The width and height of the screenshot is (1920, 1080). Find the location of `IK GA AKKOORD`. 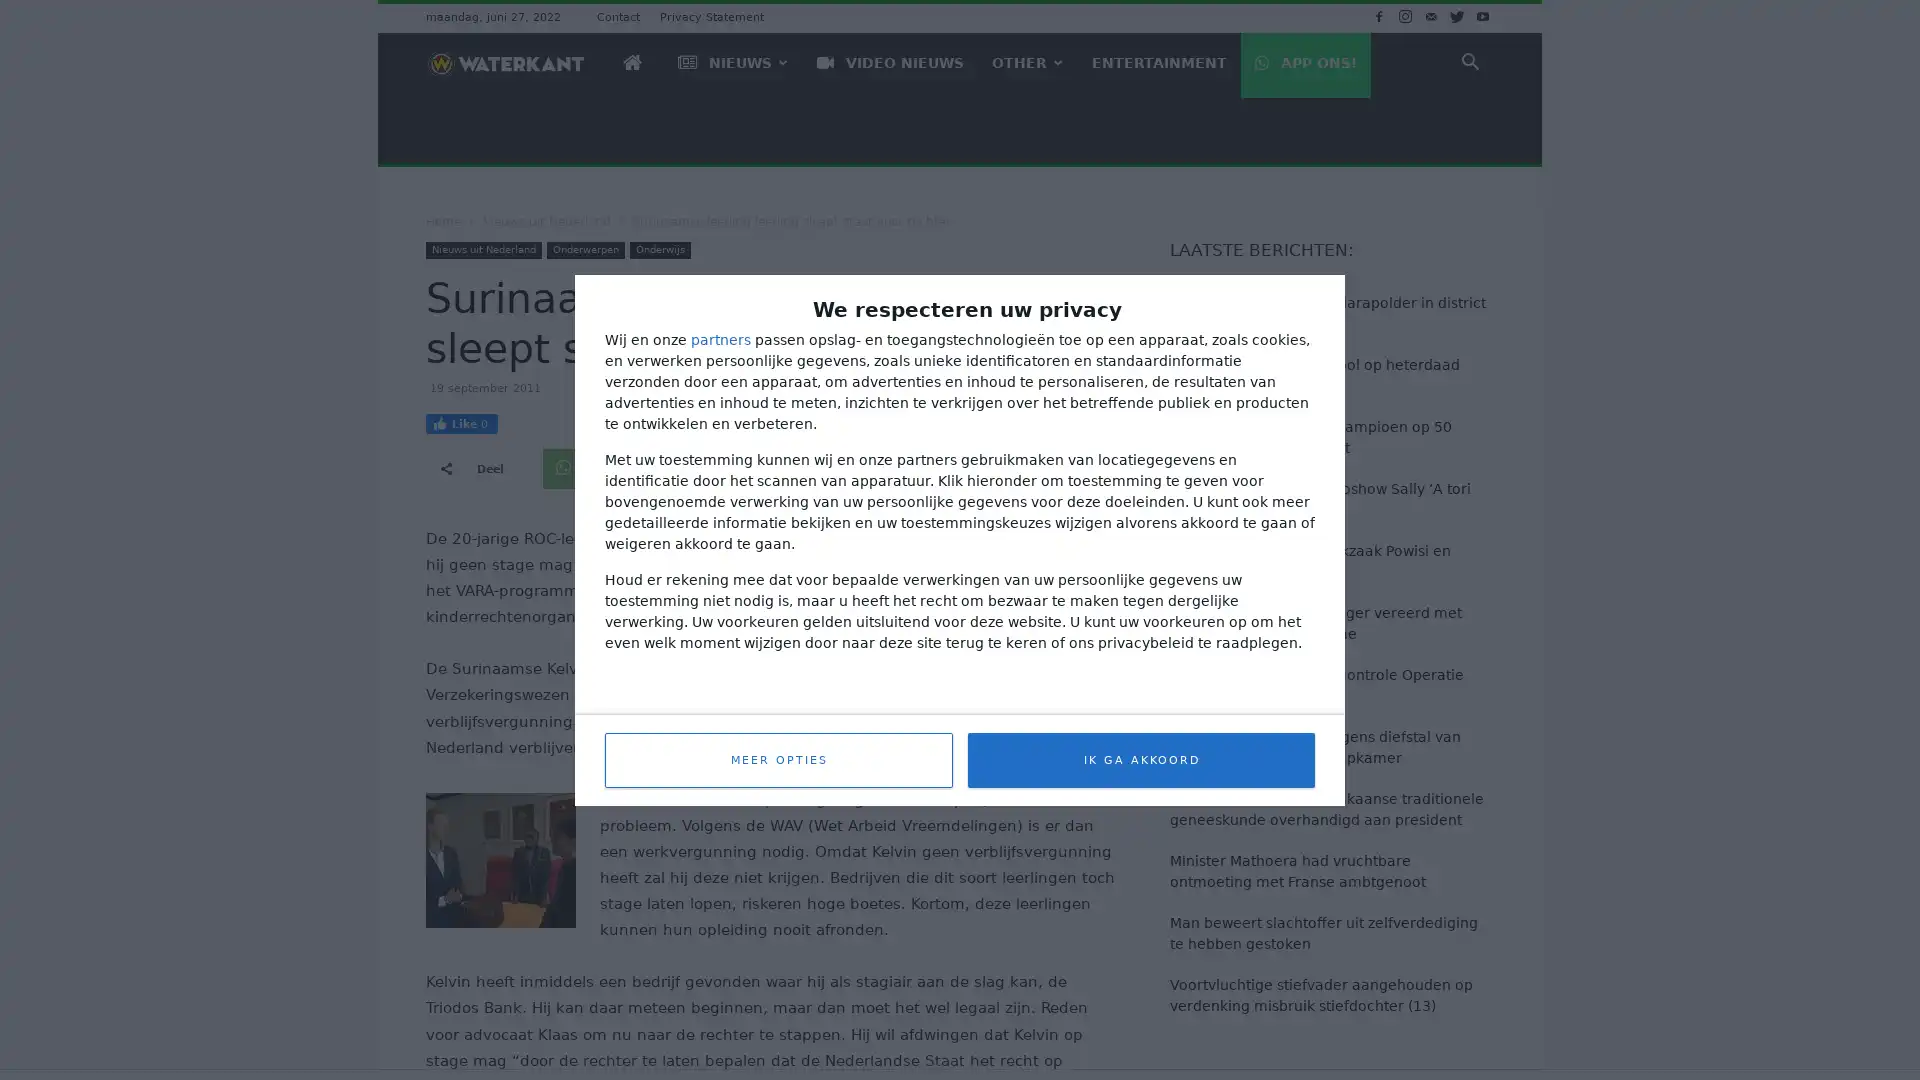

IK GA AKKOORD is located at coordinates (1141, 759).